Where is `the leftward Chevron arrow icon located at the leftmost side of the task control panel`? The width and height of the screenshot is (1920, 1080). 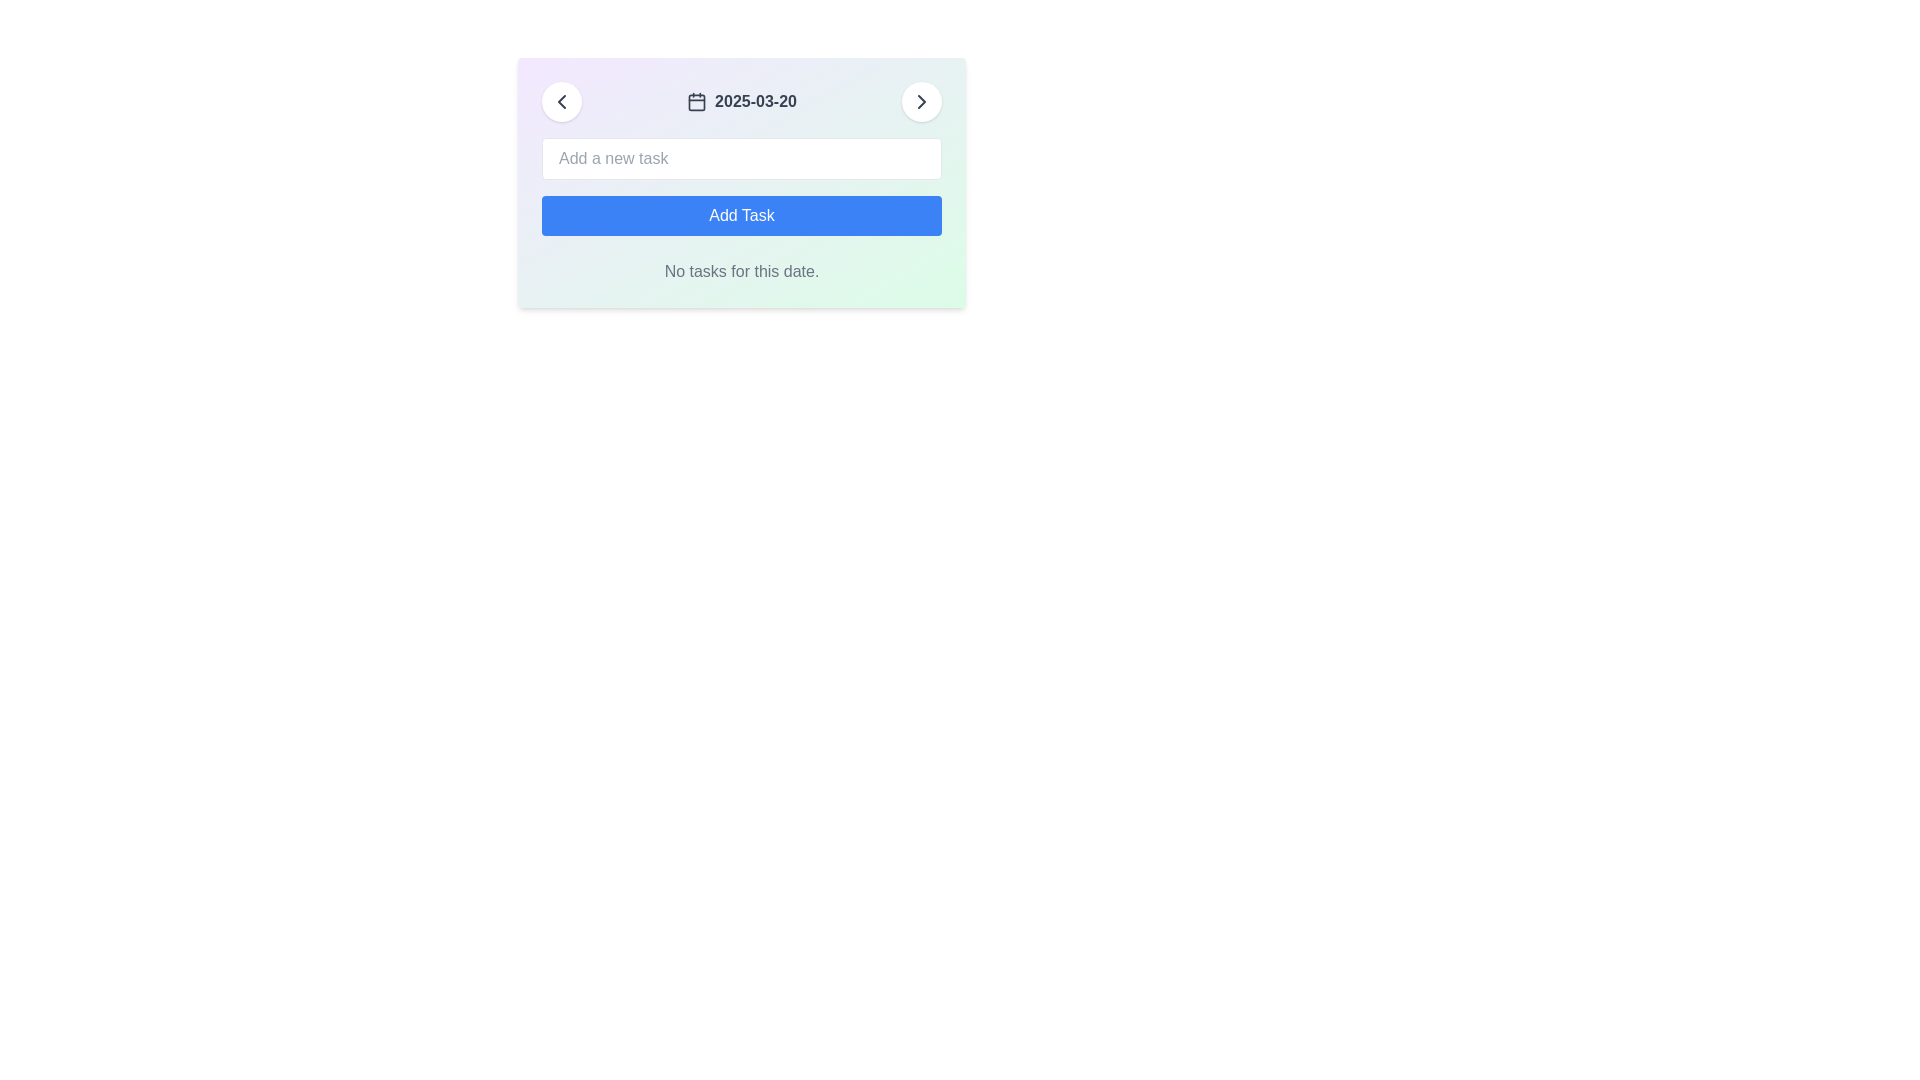 the leftward Chevron arrow icon located at the leftmost side of the task control panel is located at coordinates (560, 101).